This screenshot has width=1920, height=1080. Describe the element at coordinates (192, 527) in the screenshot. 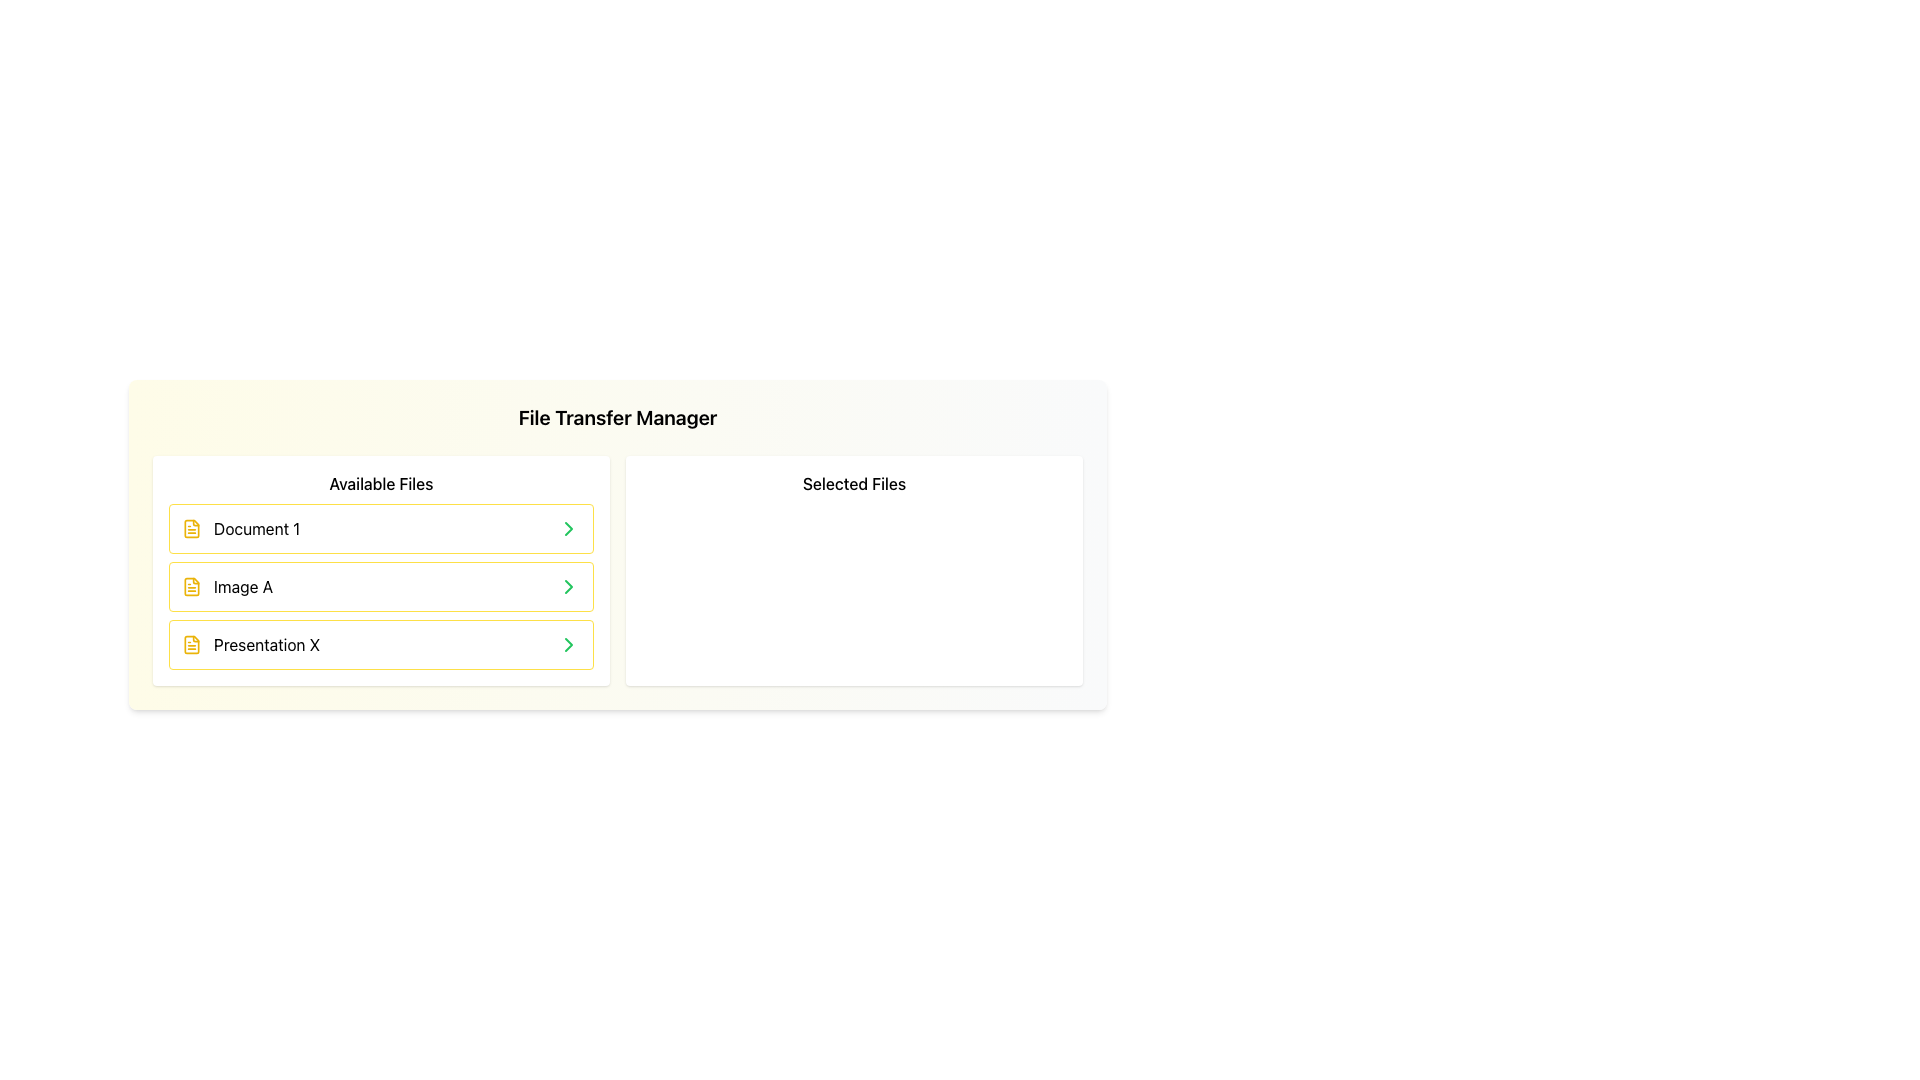

I see `the document icon representing 'Document 1' located in the 'Available Files' section of the main interface` at that location.